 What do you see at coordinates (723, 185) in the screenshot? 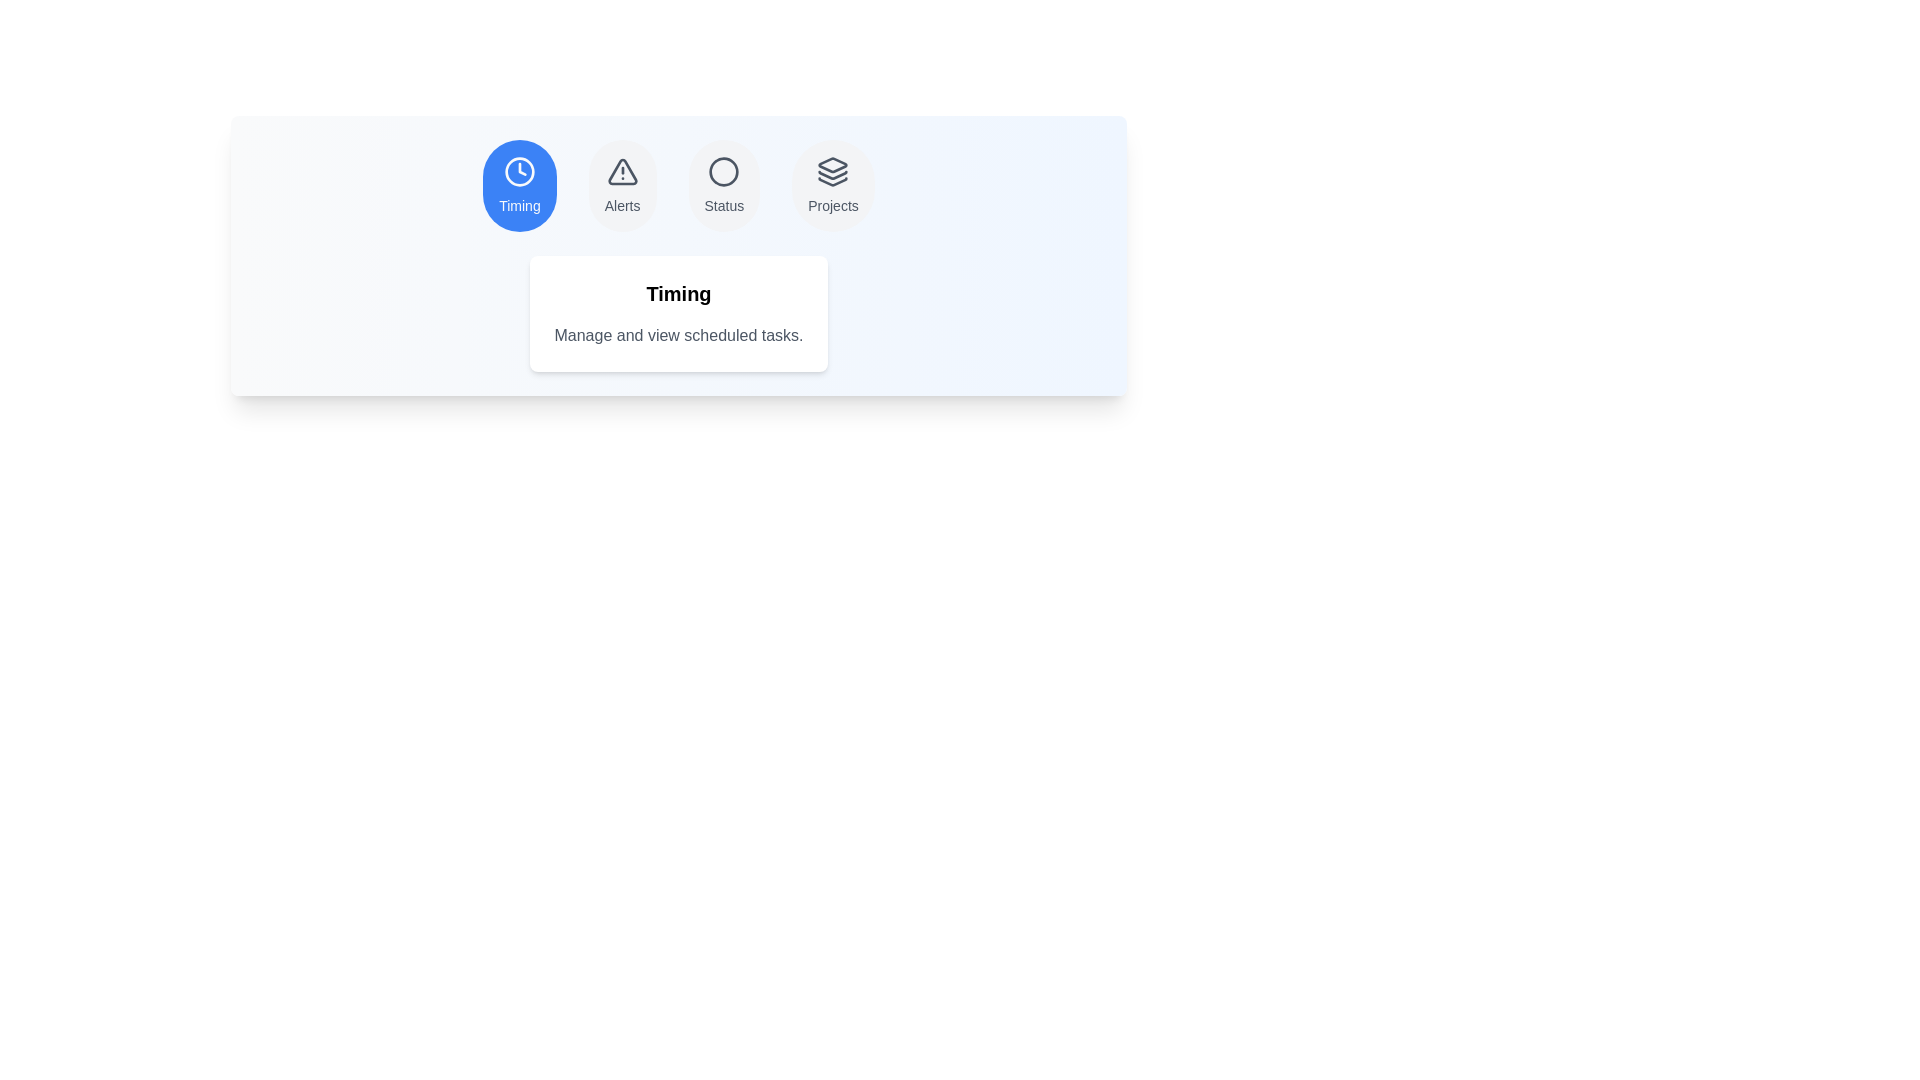
I see `the tab labeled Status to observe the hover effect` at bounding box center [723, 185].